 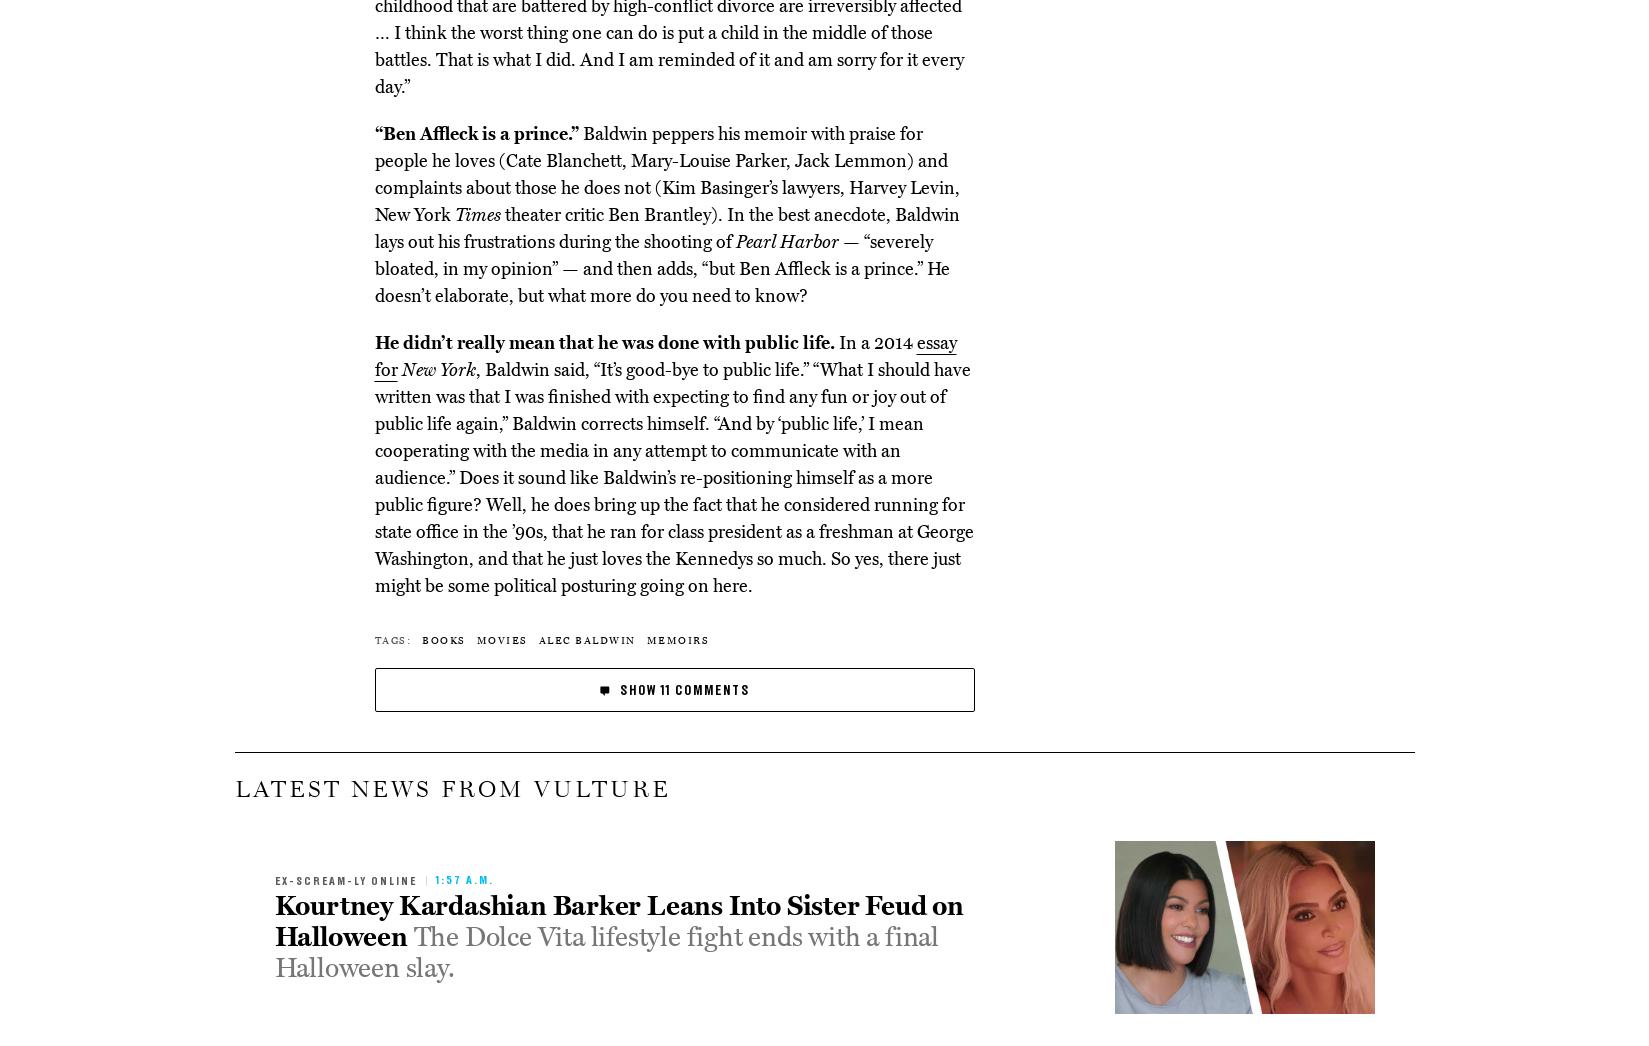 I want to click on 'Times', so click(x=478, y=213).